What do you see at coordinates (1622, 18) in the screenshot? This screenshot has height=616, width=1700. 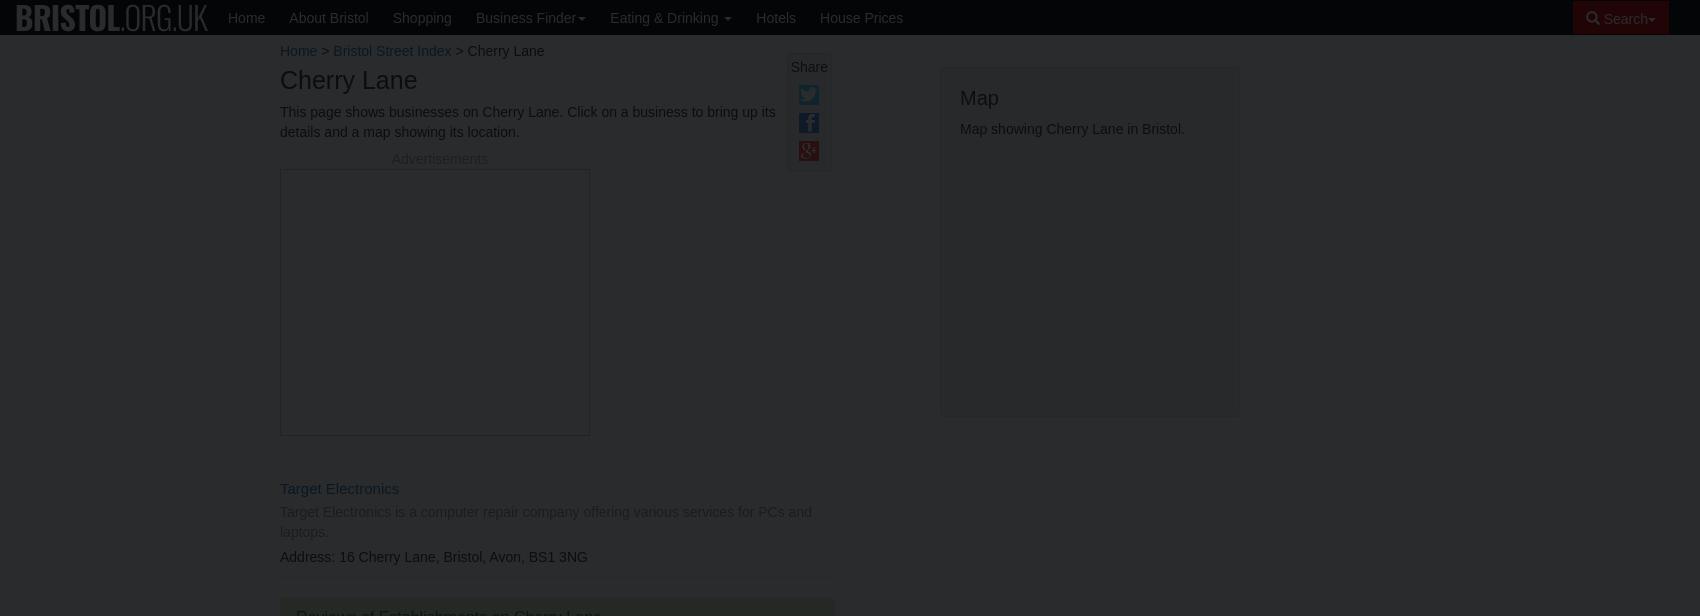 I see `'Search'` at bounding box center [1622, 18].